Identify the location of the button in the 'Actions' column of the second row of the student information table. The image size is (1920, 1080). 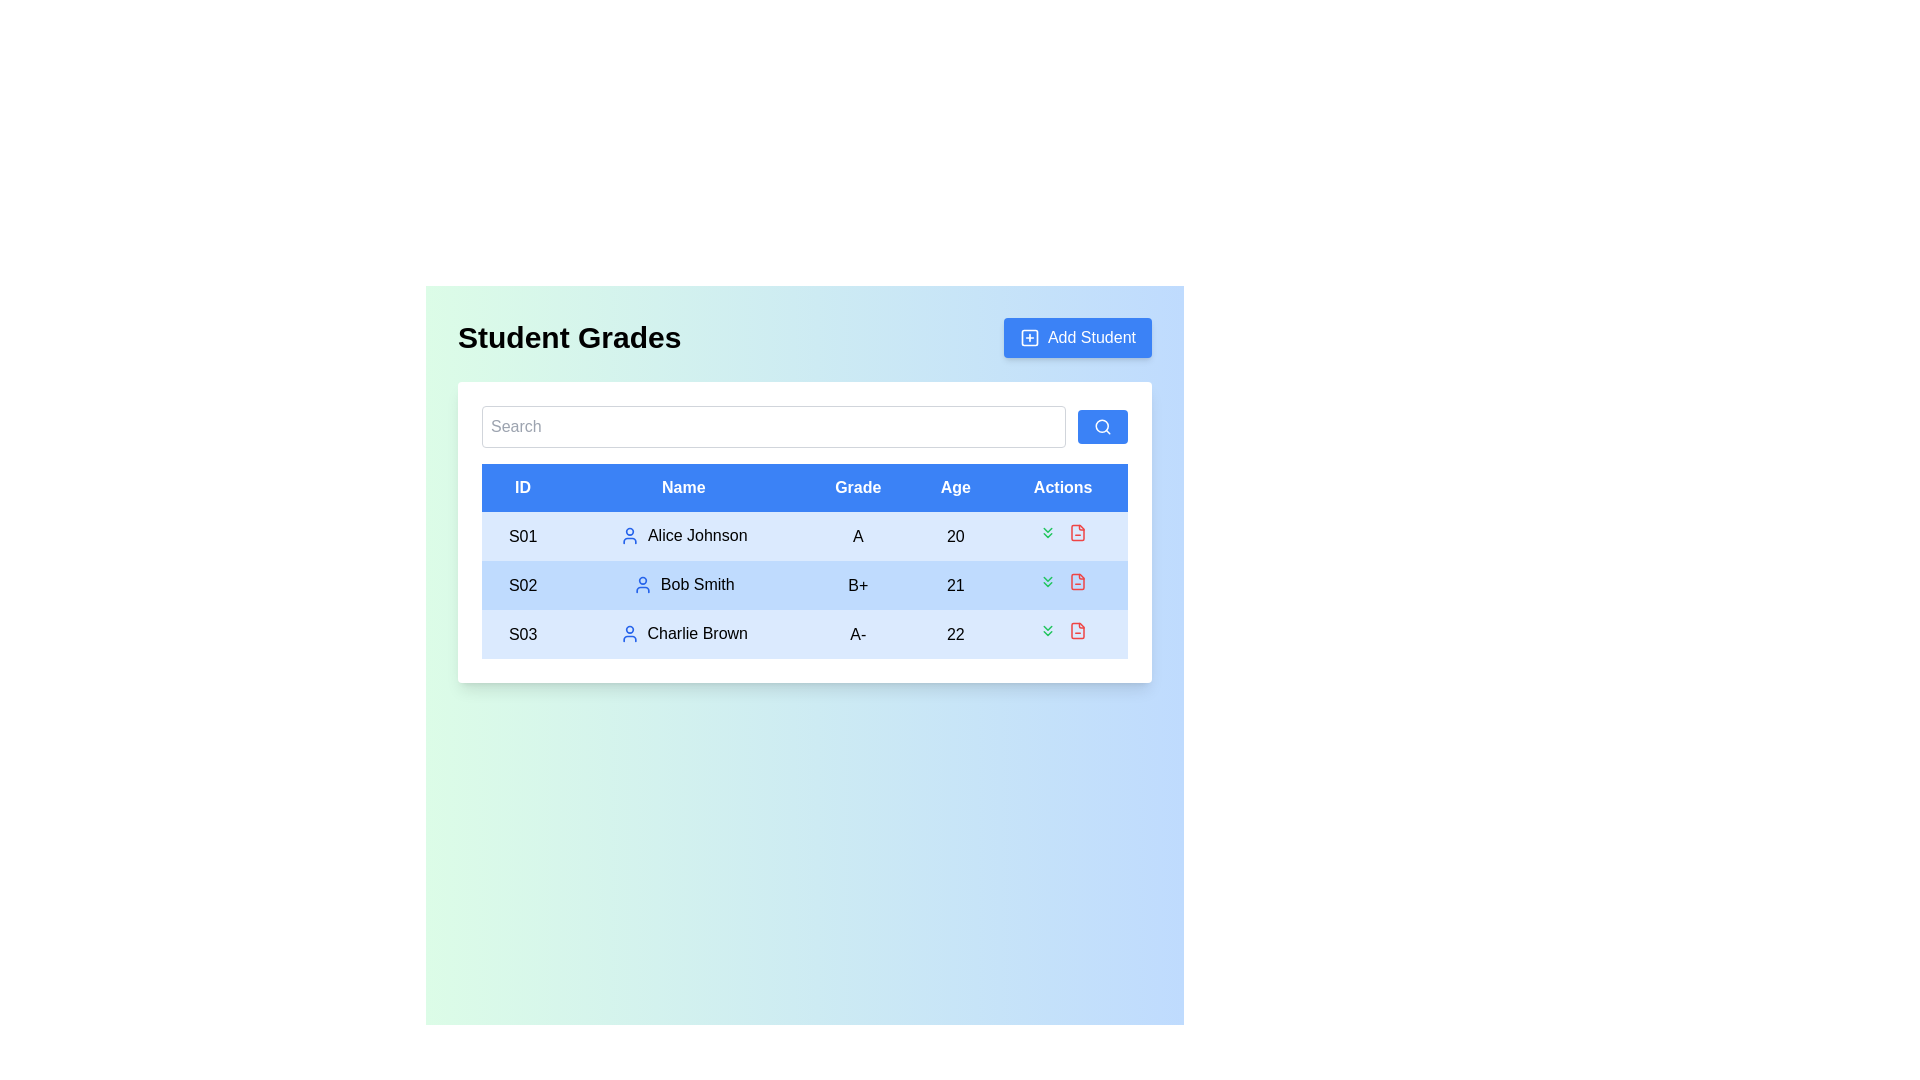
(1047, 582).